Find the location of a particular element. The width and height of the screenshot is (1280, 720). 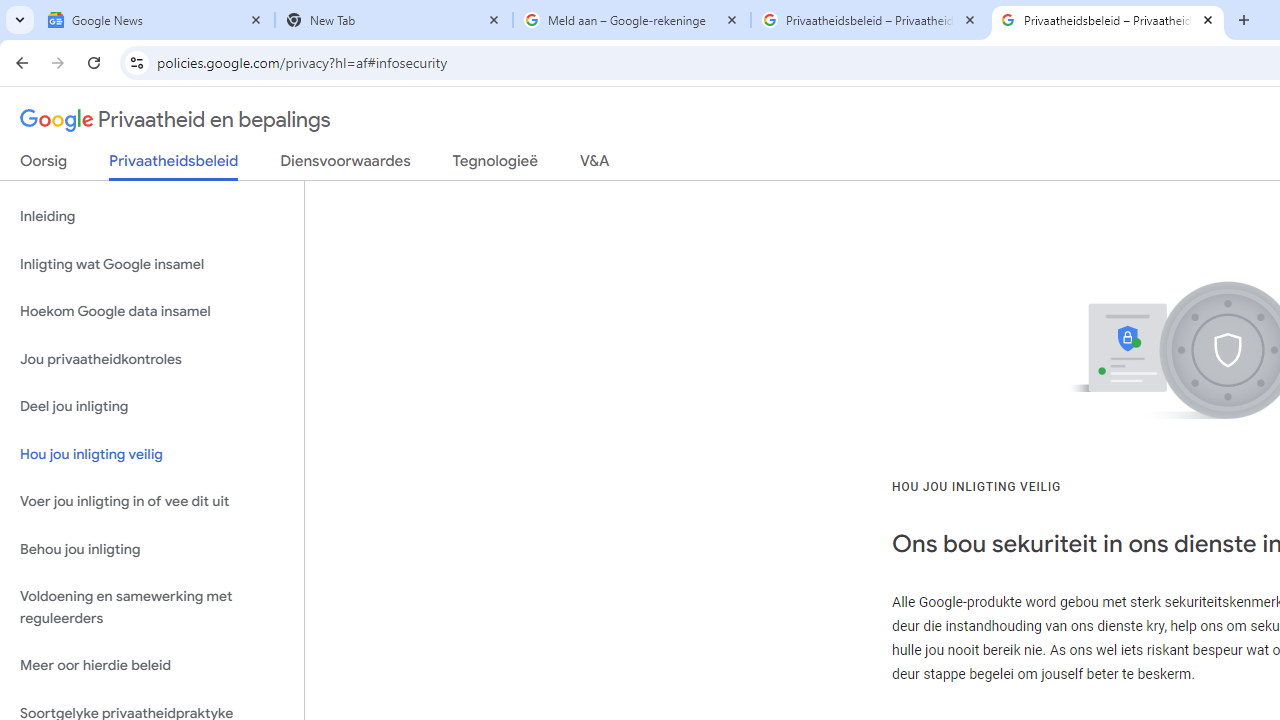

'Voldoening en samewerking met reguleerders' is located at coordinates (151, 607).